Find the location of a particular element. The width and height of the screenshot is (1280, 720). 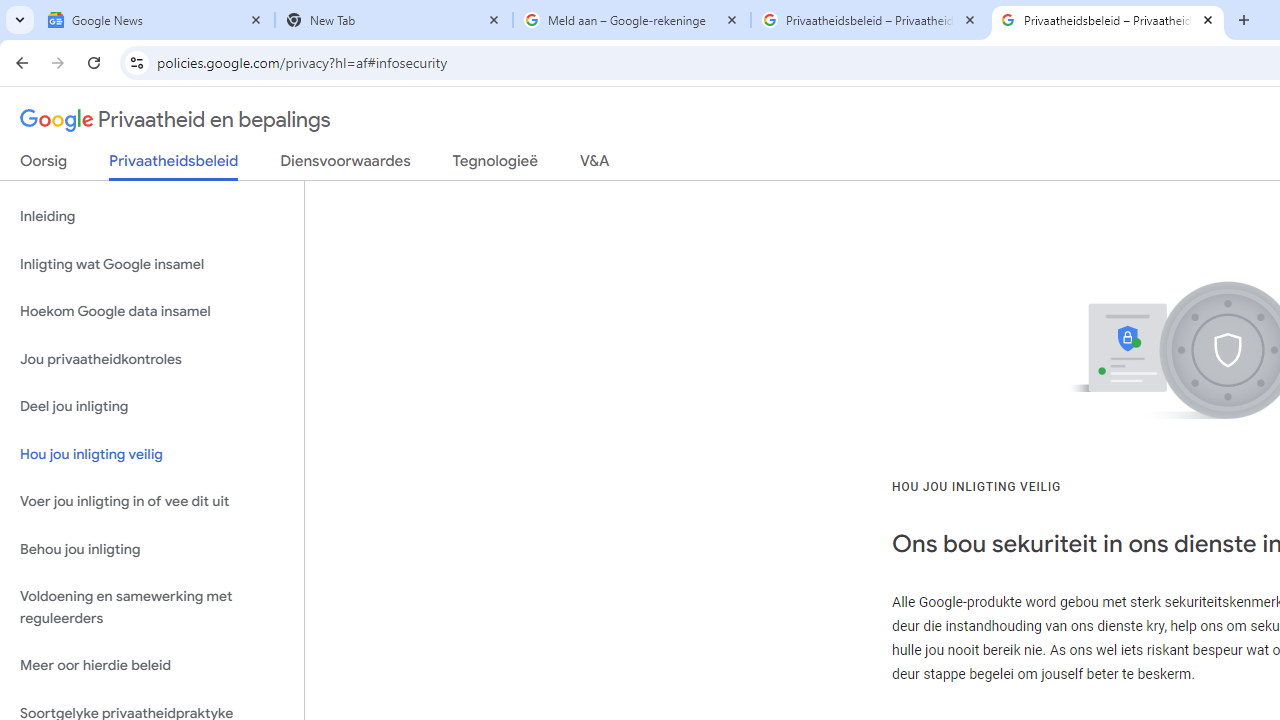

'Voldoening en samewerking met reguleerders' is located at coordinates (151, 607).